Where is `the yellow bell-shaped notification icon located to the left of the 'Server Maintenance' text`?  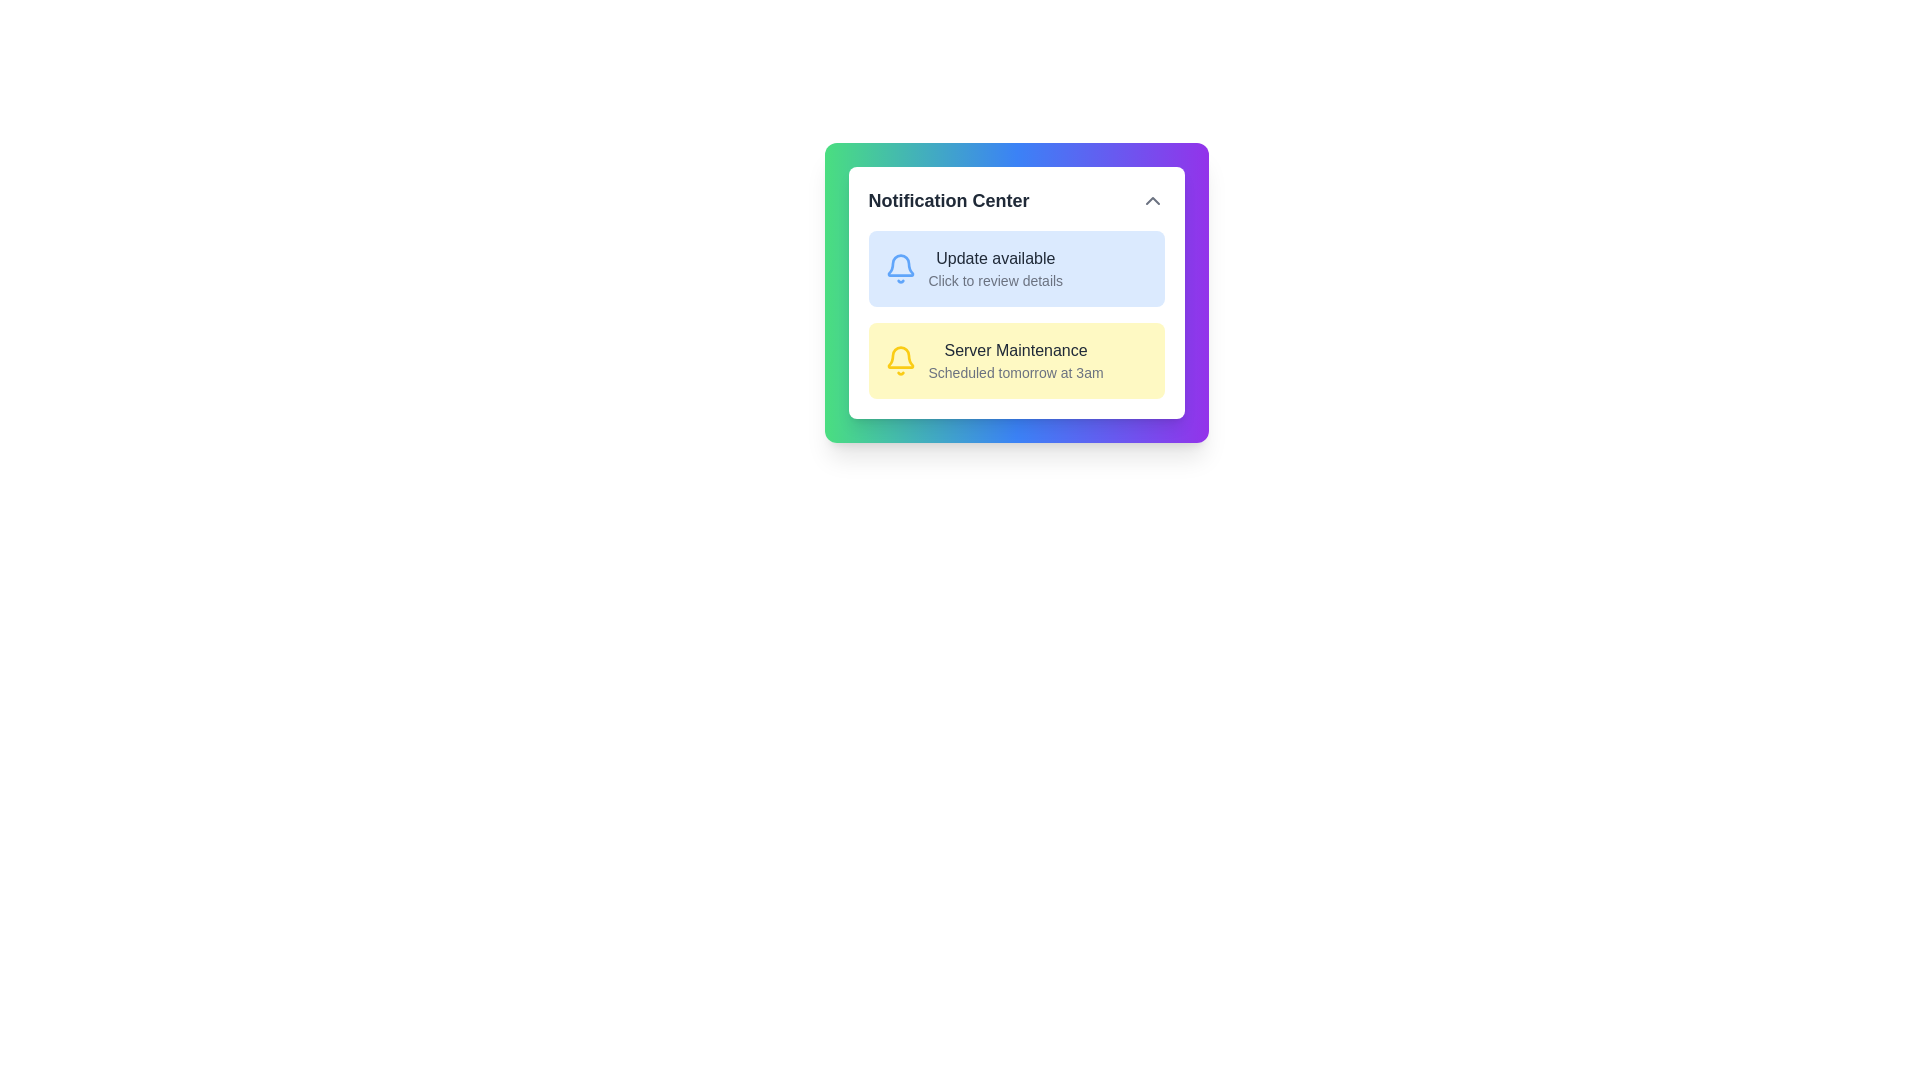
the yellow bell-shaped notification icon located to the left of the 'Server Maintenance' text is located at coordinates (899, 356).